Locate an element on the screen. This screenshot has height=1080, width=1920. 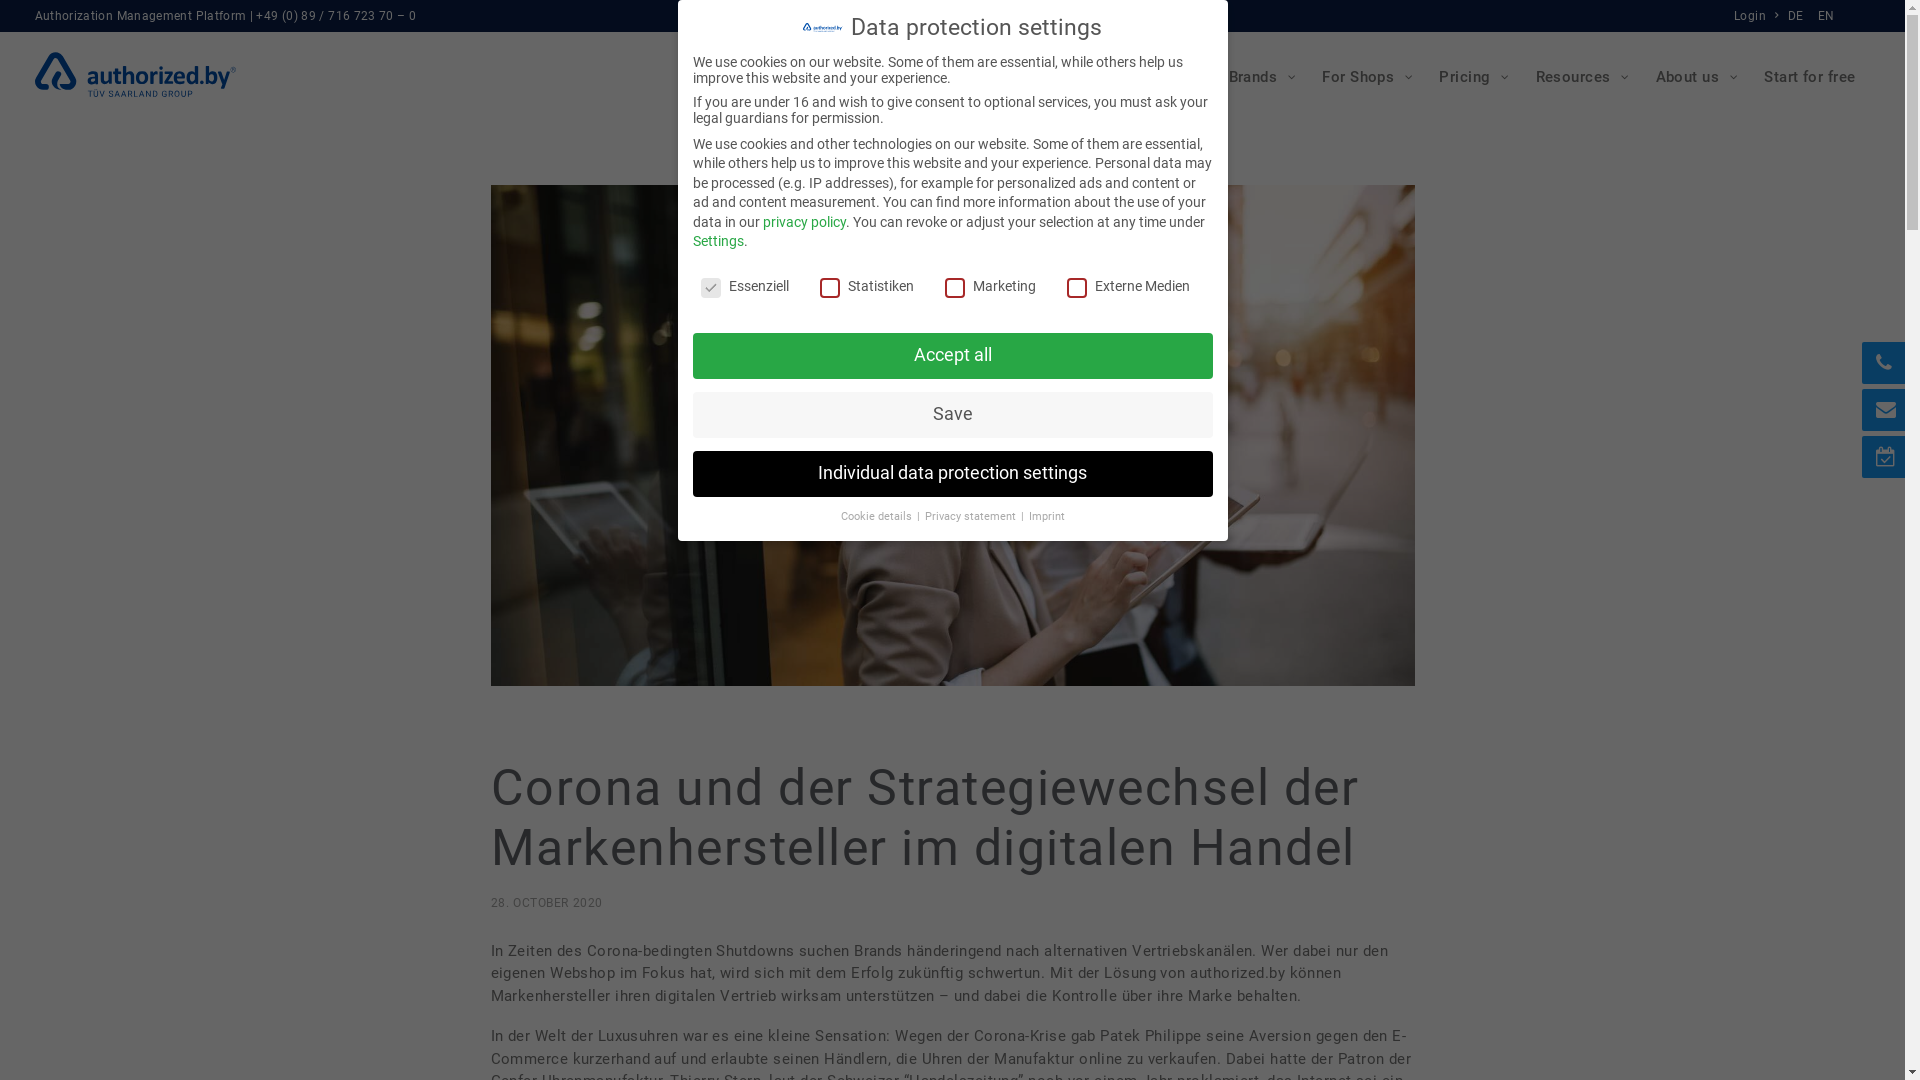
'For Brands' is located at coordinates (1246, 76).